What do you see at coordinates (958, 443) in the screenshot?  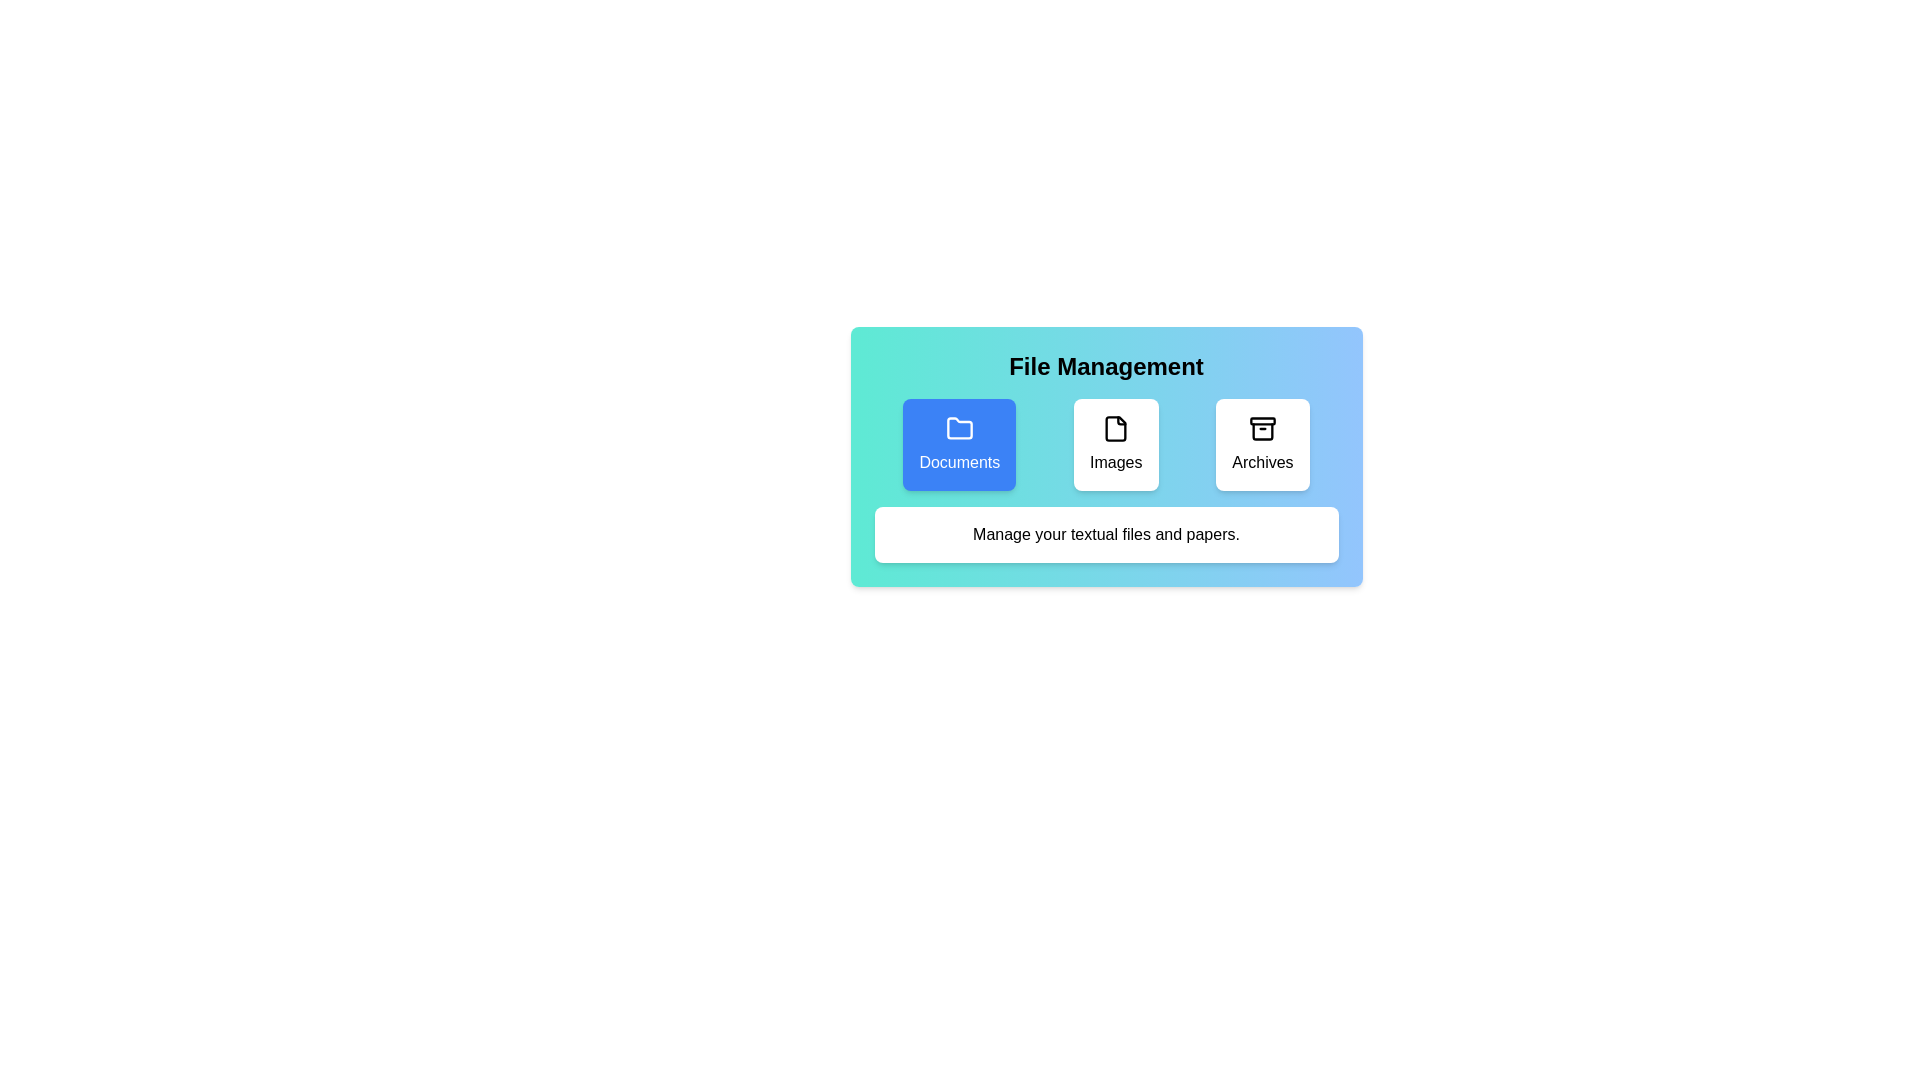 I see `the button corresponding to the category Documents to select it` at bounding box center [958, 443].